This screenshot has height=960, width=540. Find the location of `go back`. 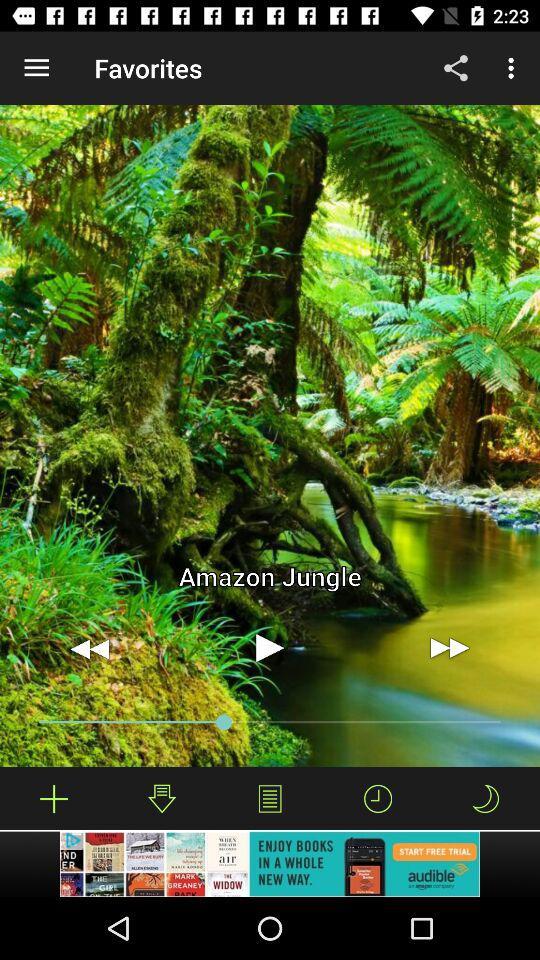

go back is located at coordinates (89, 647).